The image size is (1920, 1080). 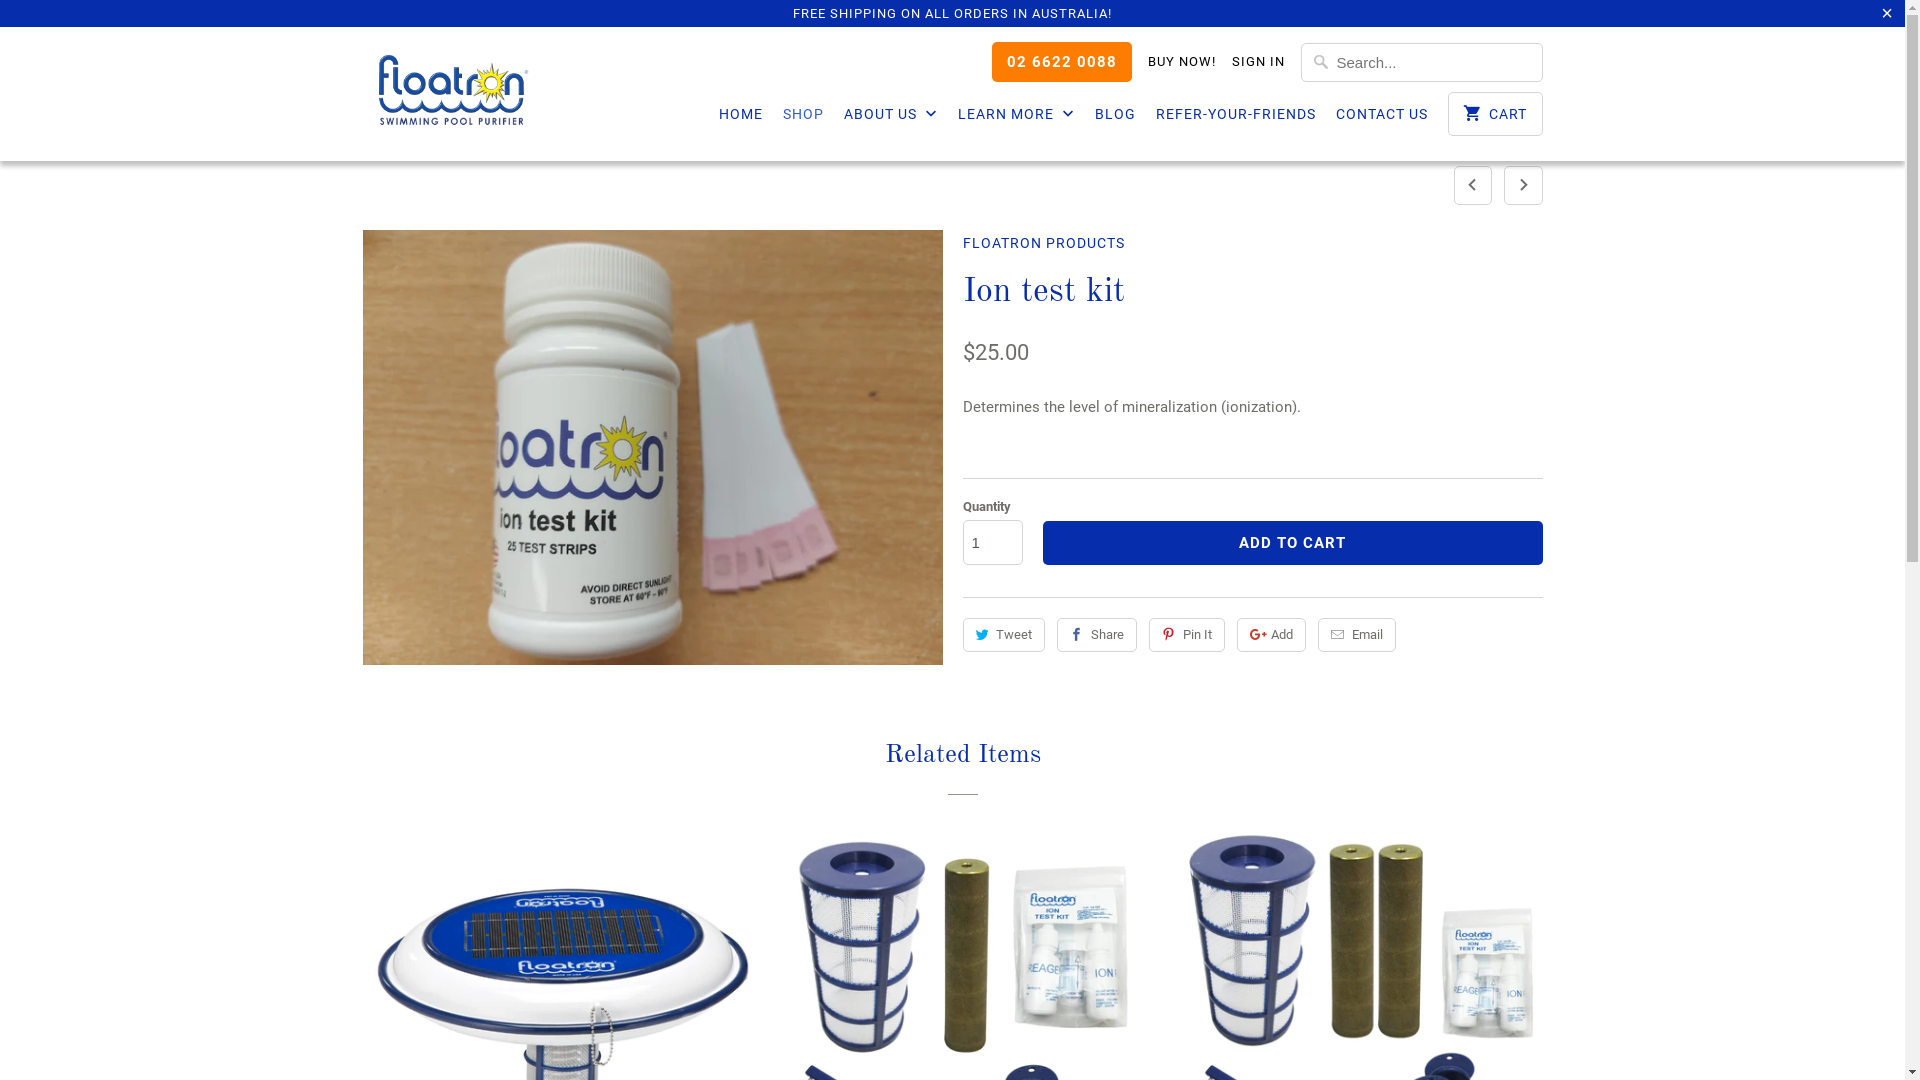 I want to click on 'ABOUT US', so click(x=890, y=119).